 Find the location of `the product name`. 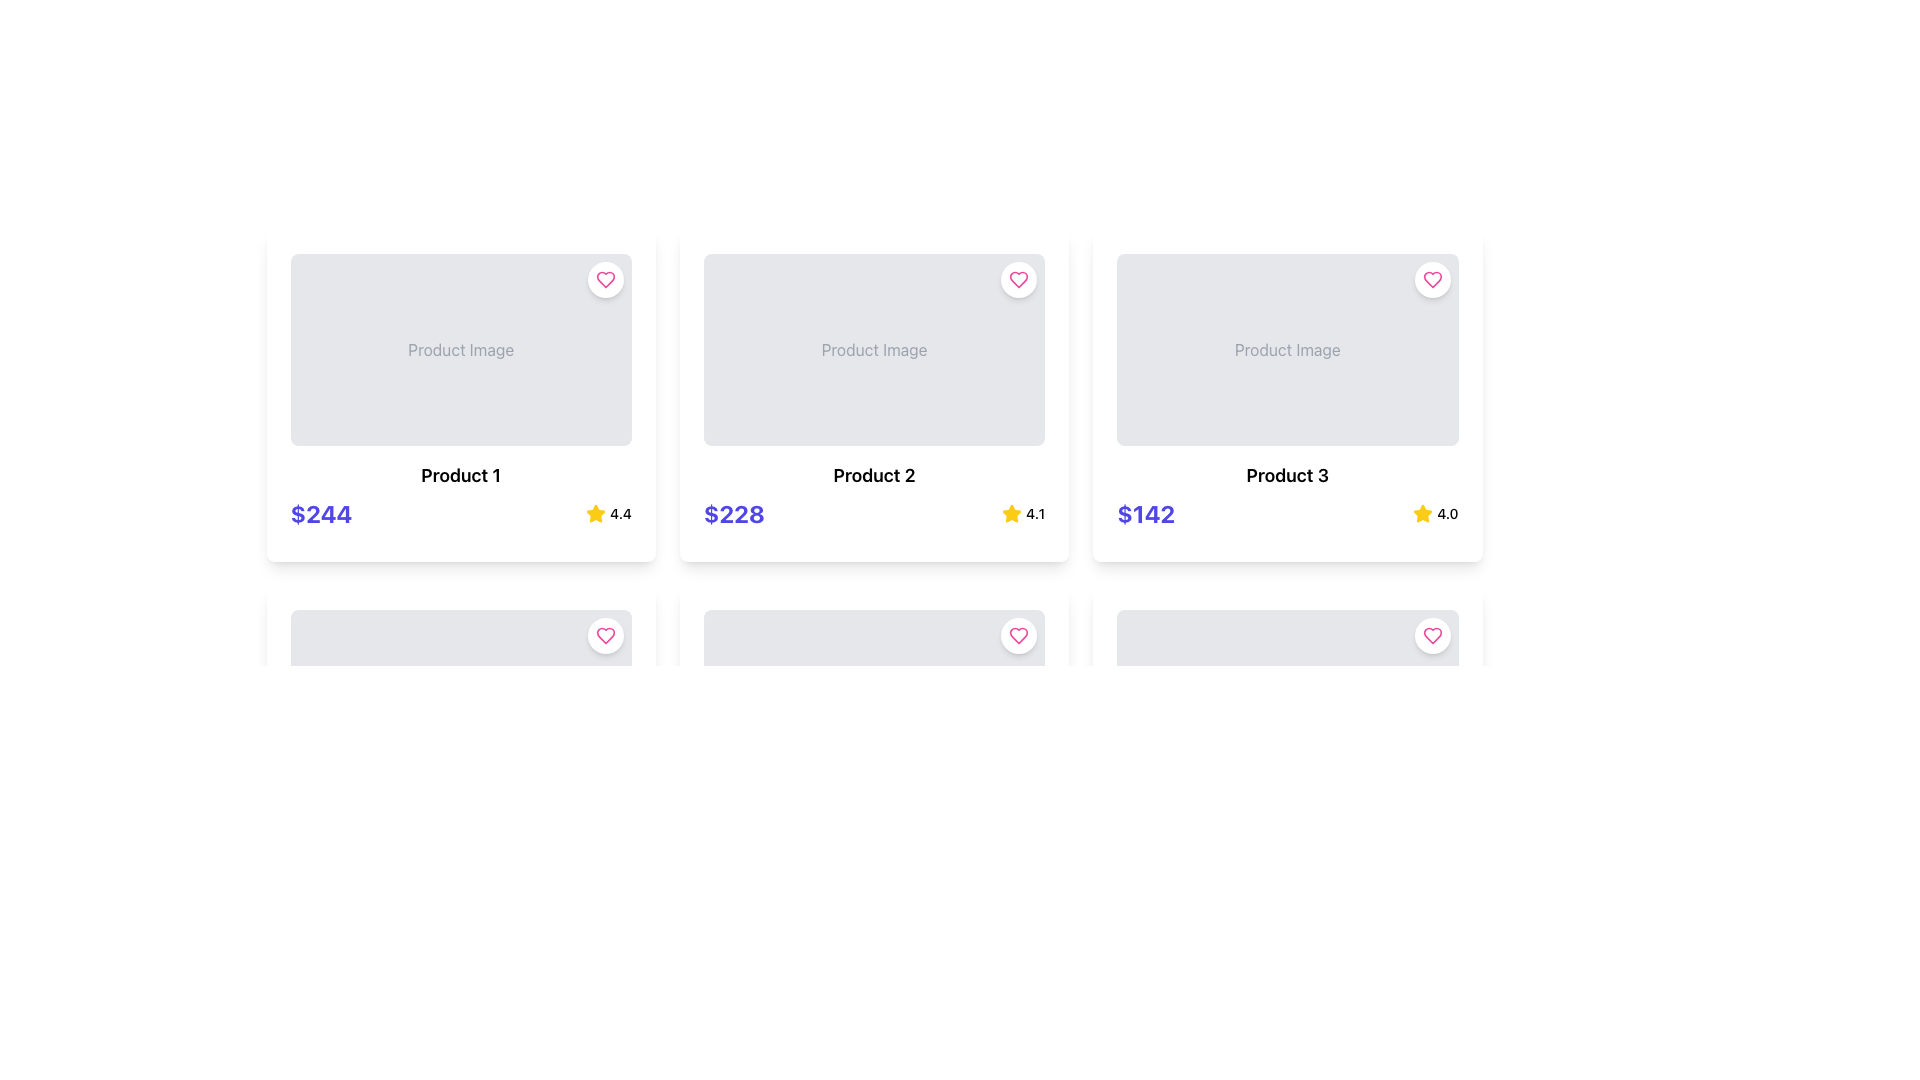

the product name is located at coordinates (874, 475).